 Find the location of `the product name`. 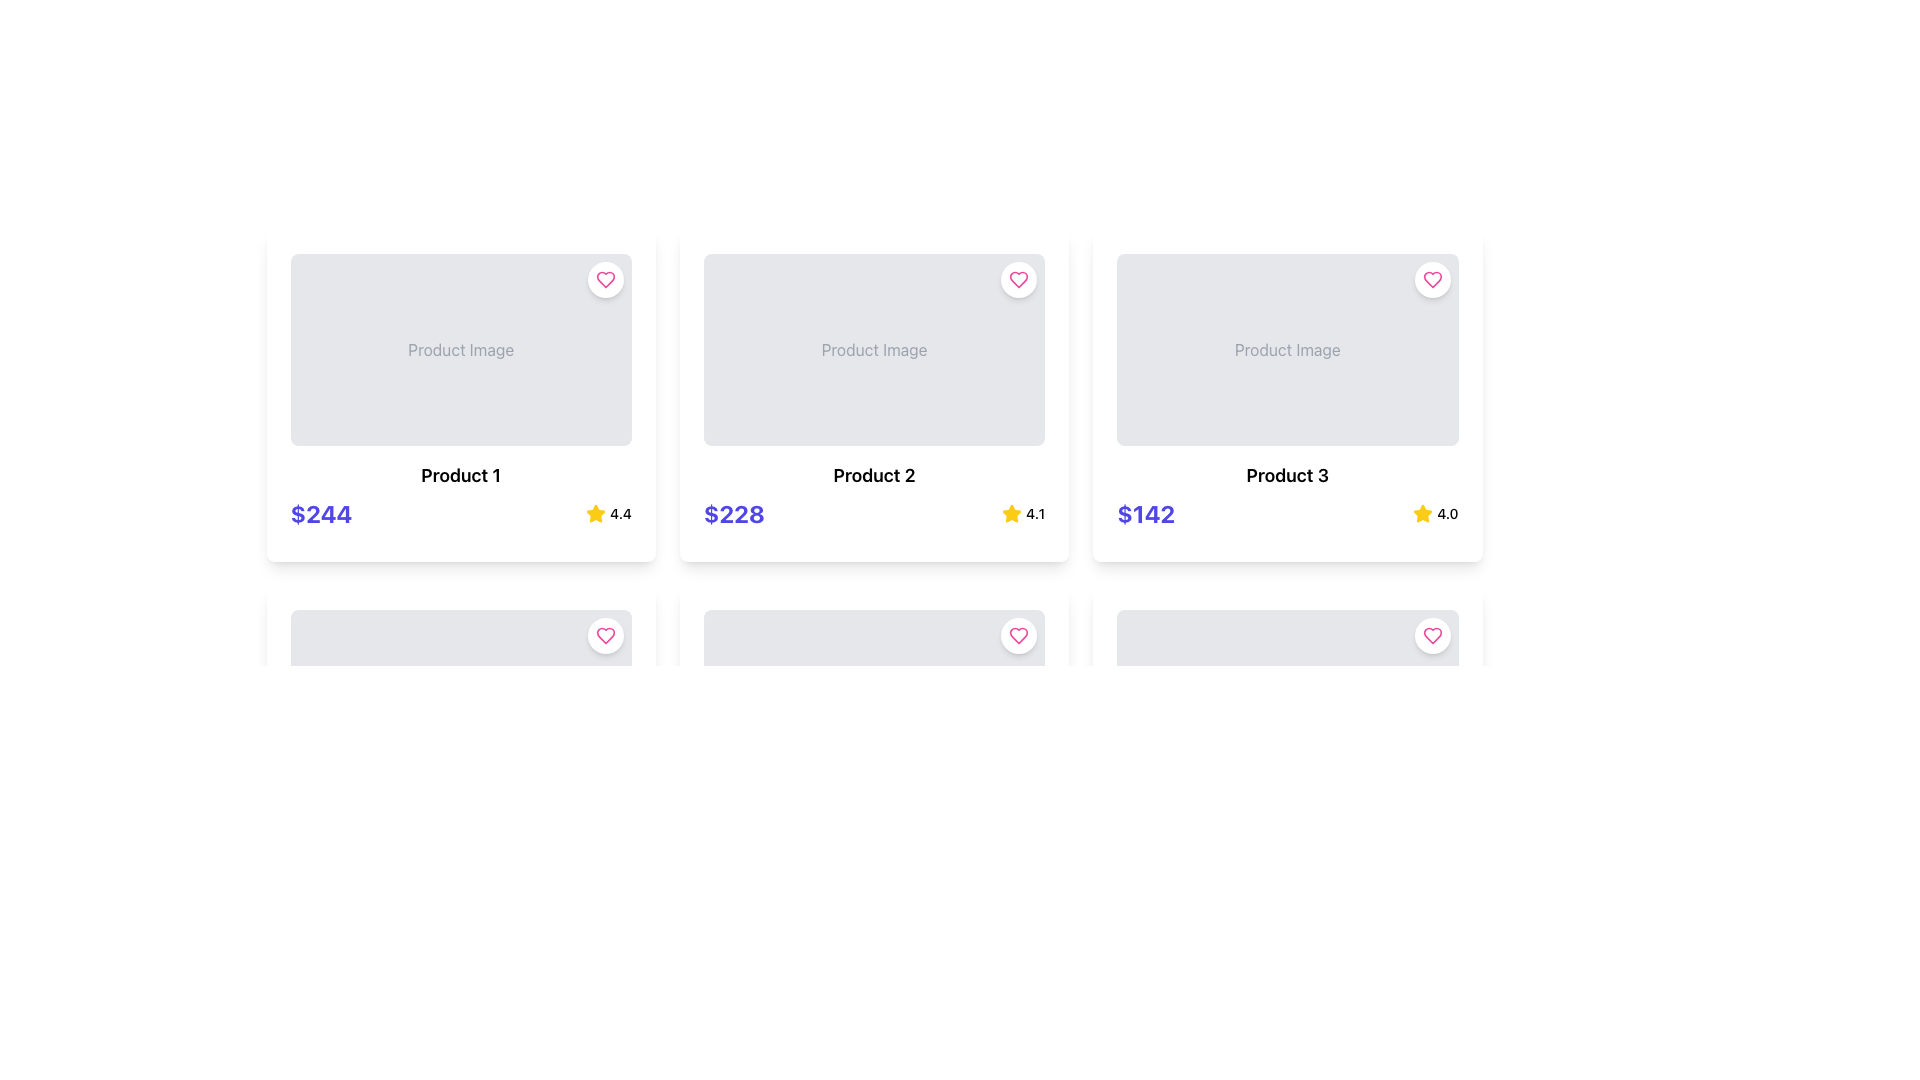

the product name is located at coordinates (874, 475).